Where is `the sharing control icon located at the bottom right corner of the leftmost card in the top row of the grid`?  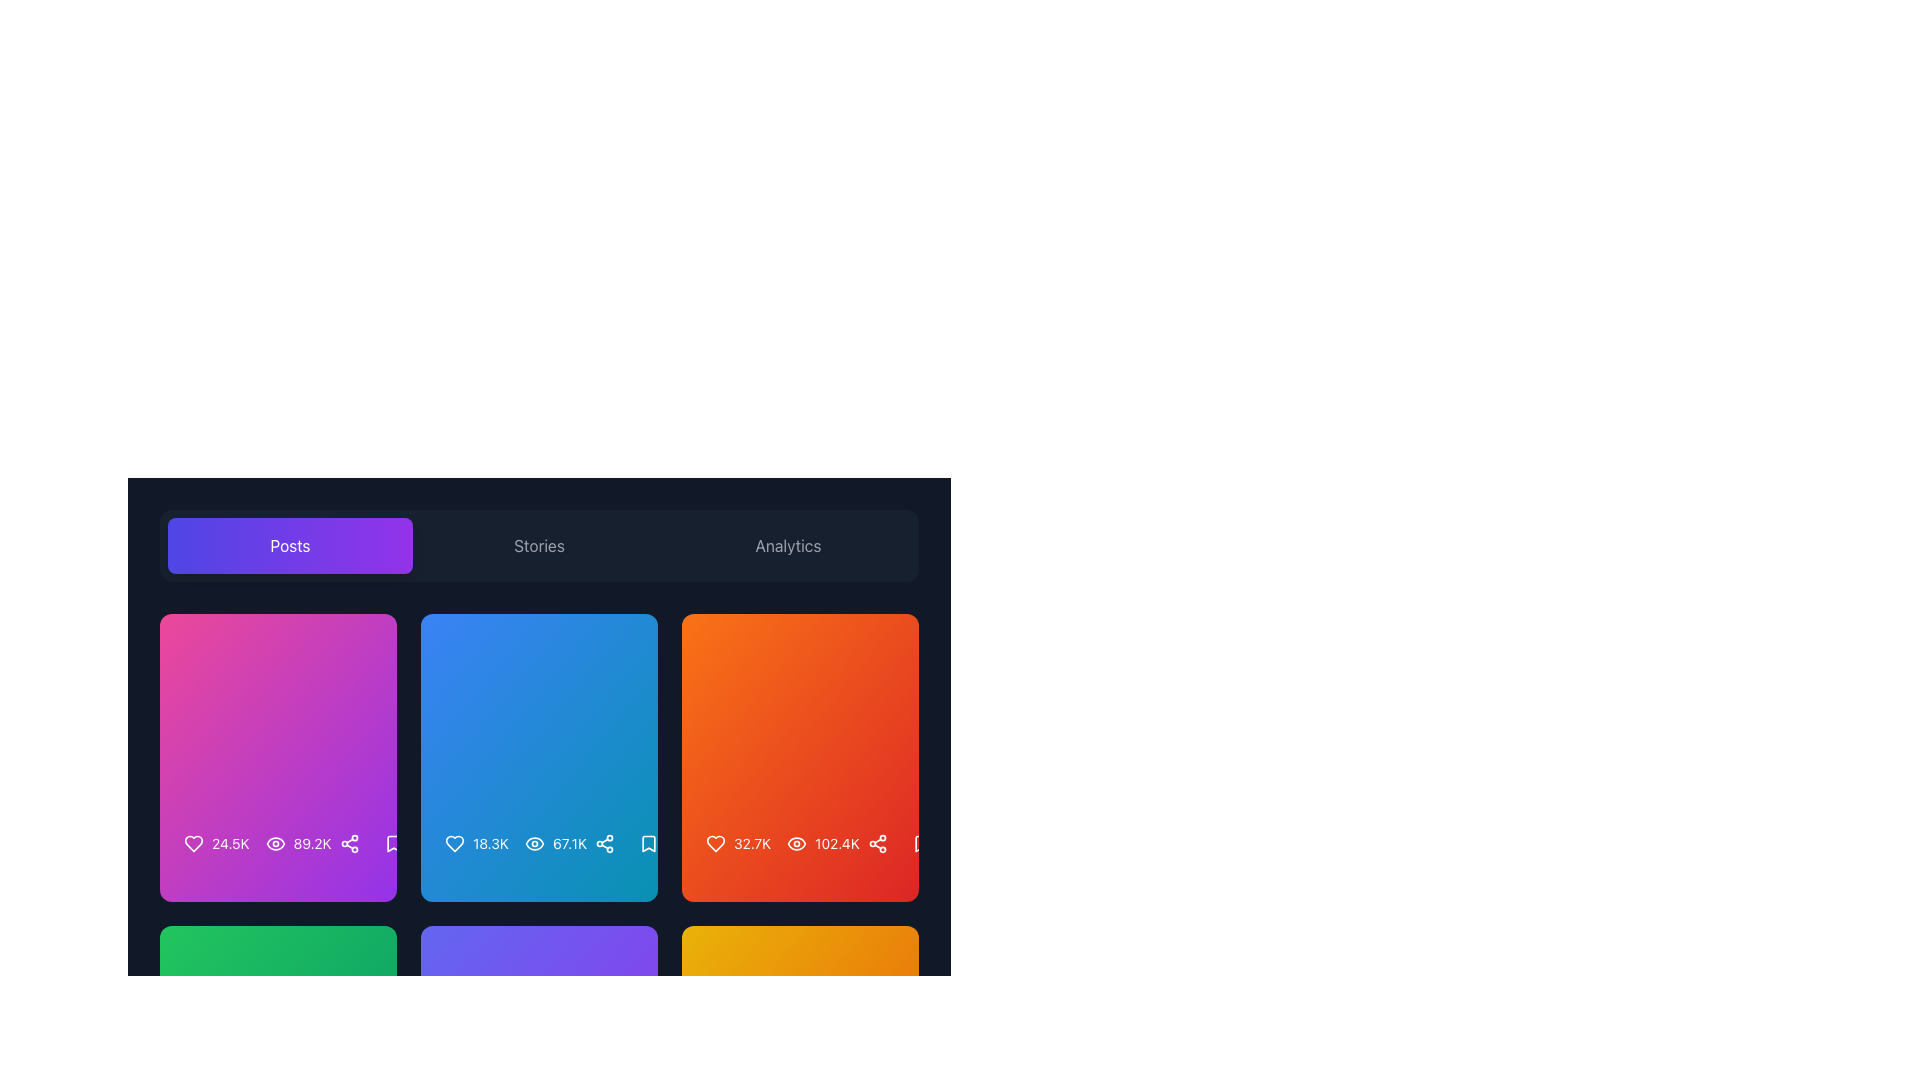
the sharing control icon located at the bottom right corner of the leftmost card in the top row of the grid is located at coordinates (349, 844).